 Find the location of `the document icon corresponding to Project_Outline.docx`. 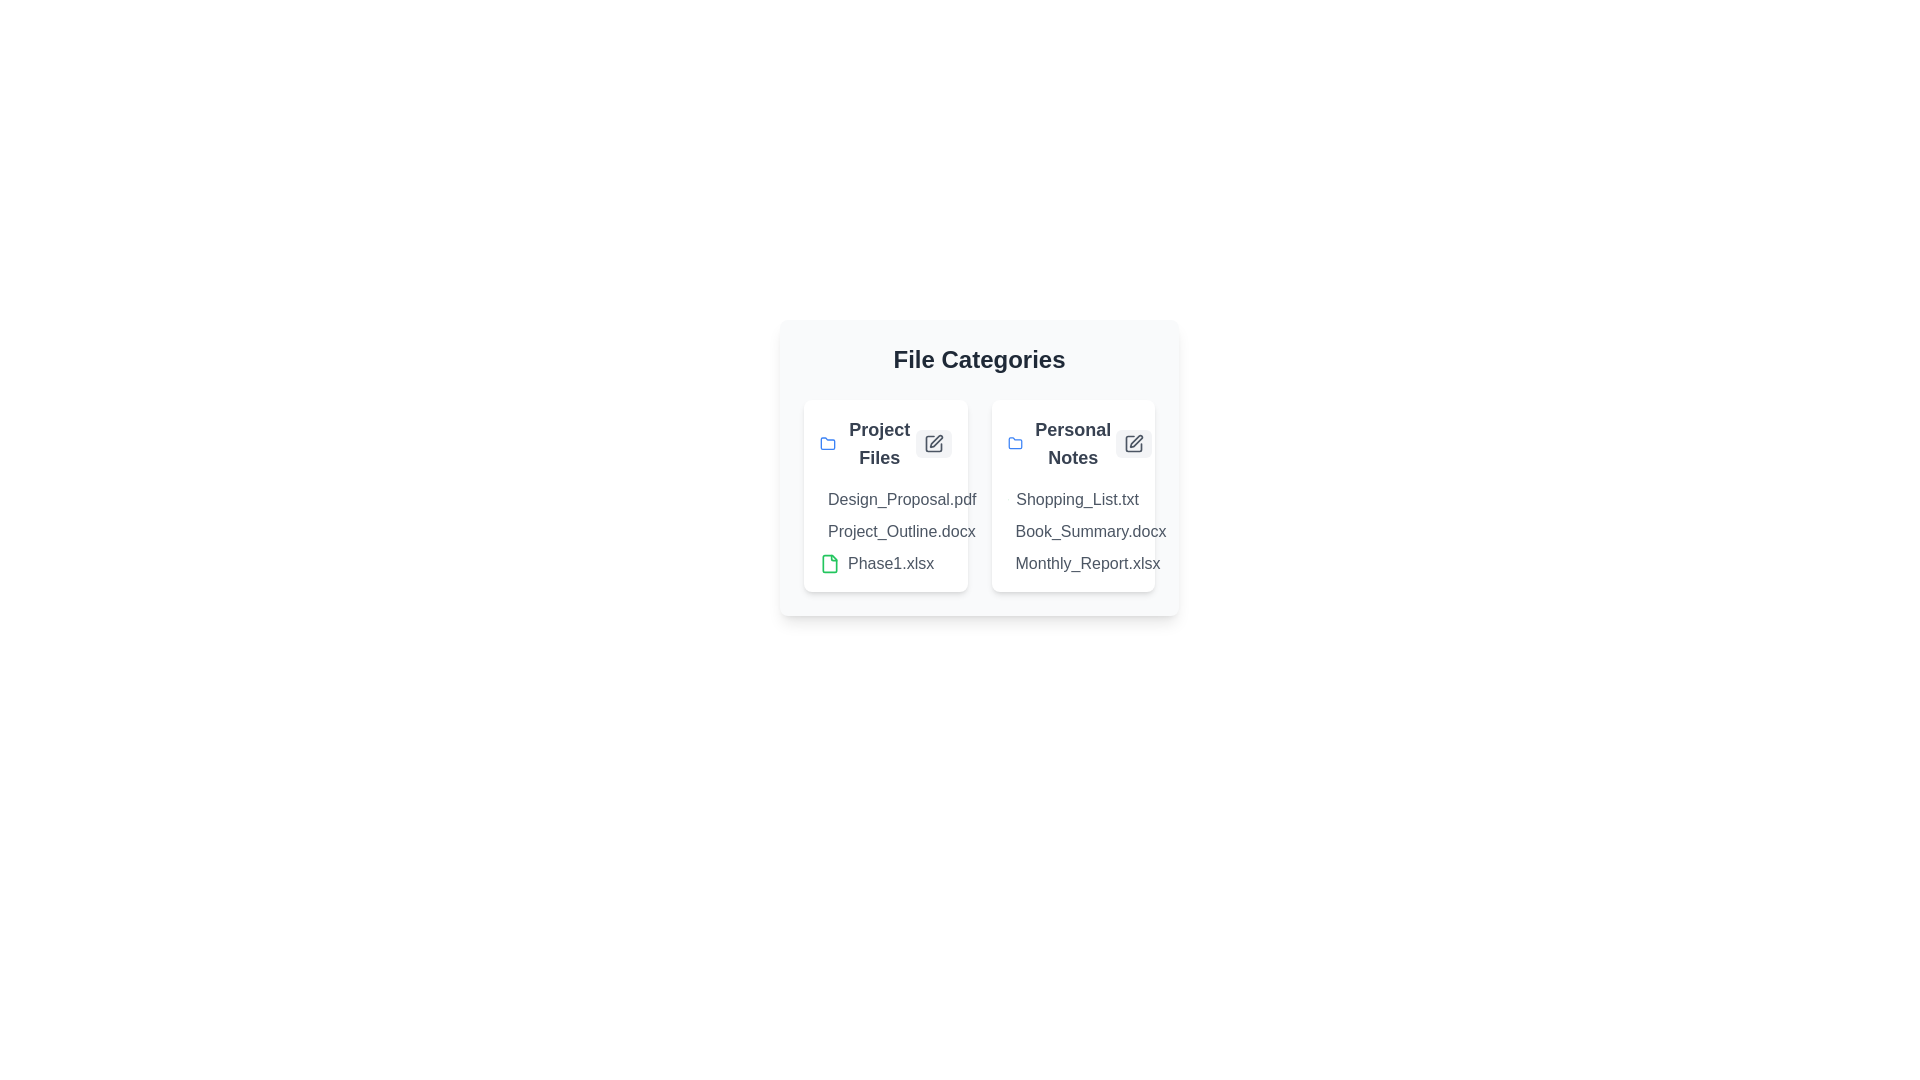

the document icon corresponding to Project_Outline.docx is located at coordinates (830, 531).